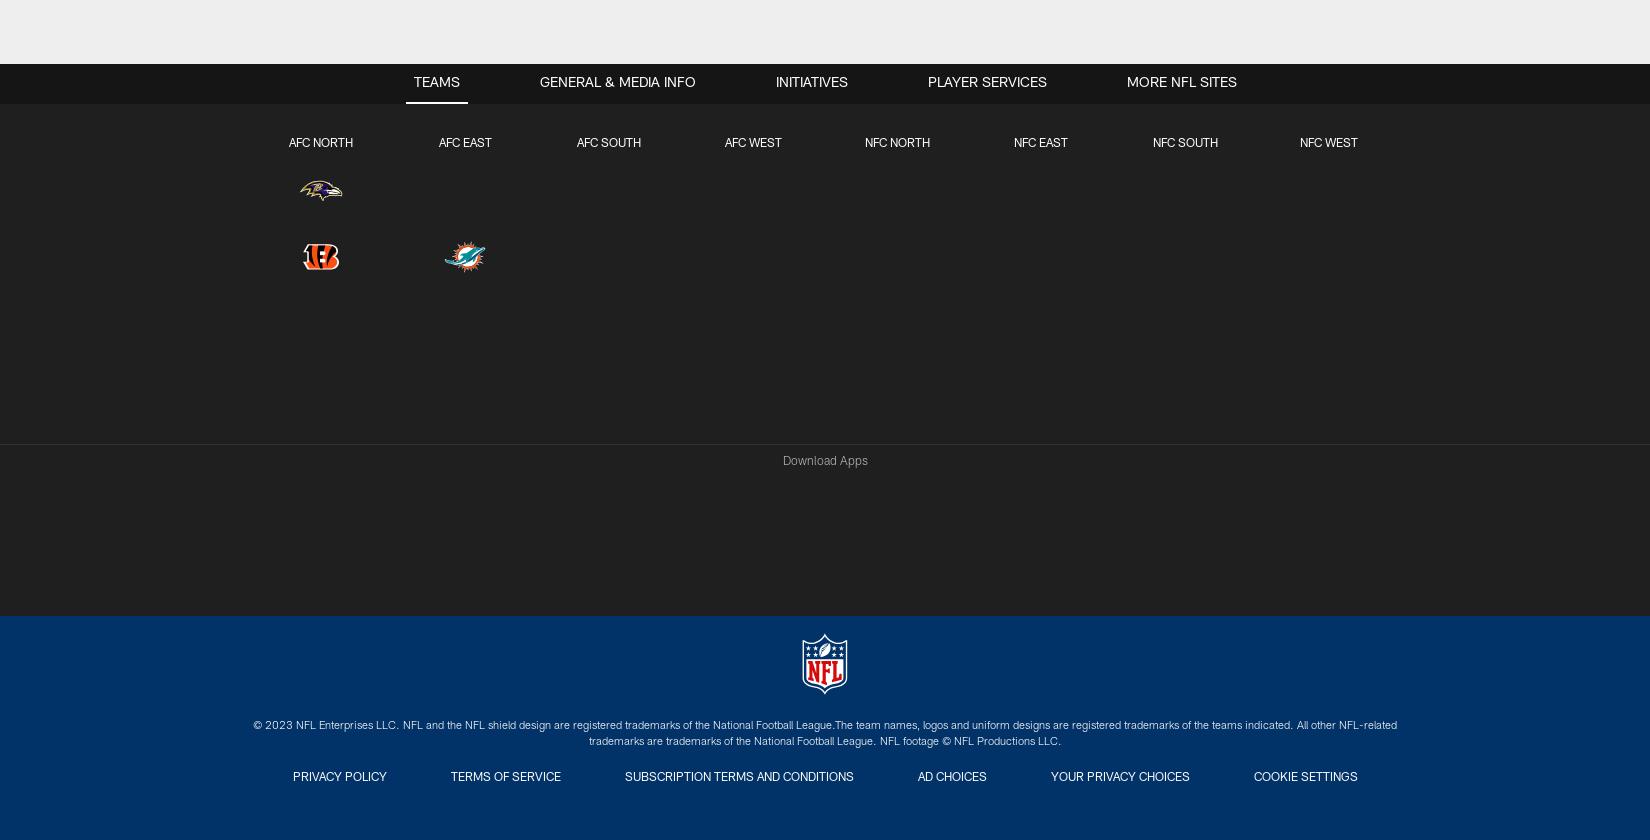 The width and height of the screenshot is (1650, 840). Describe the element at coordinates (504, 778) in the screenshot. I see `'Terms of Service'` at that location.